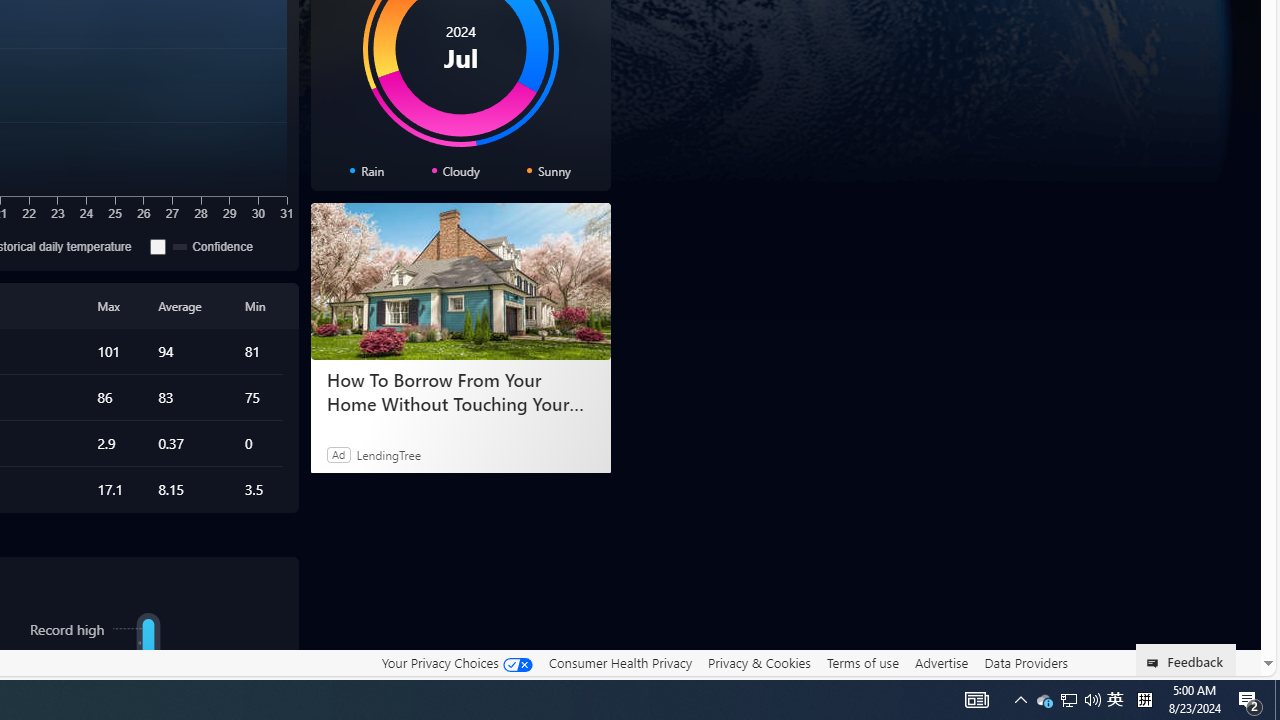  I want to click on 'Data Providers', so click(1025, 662).